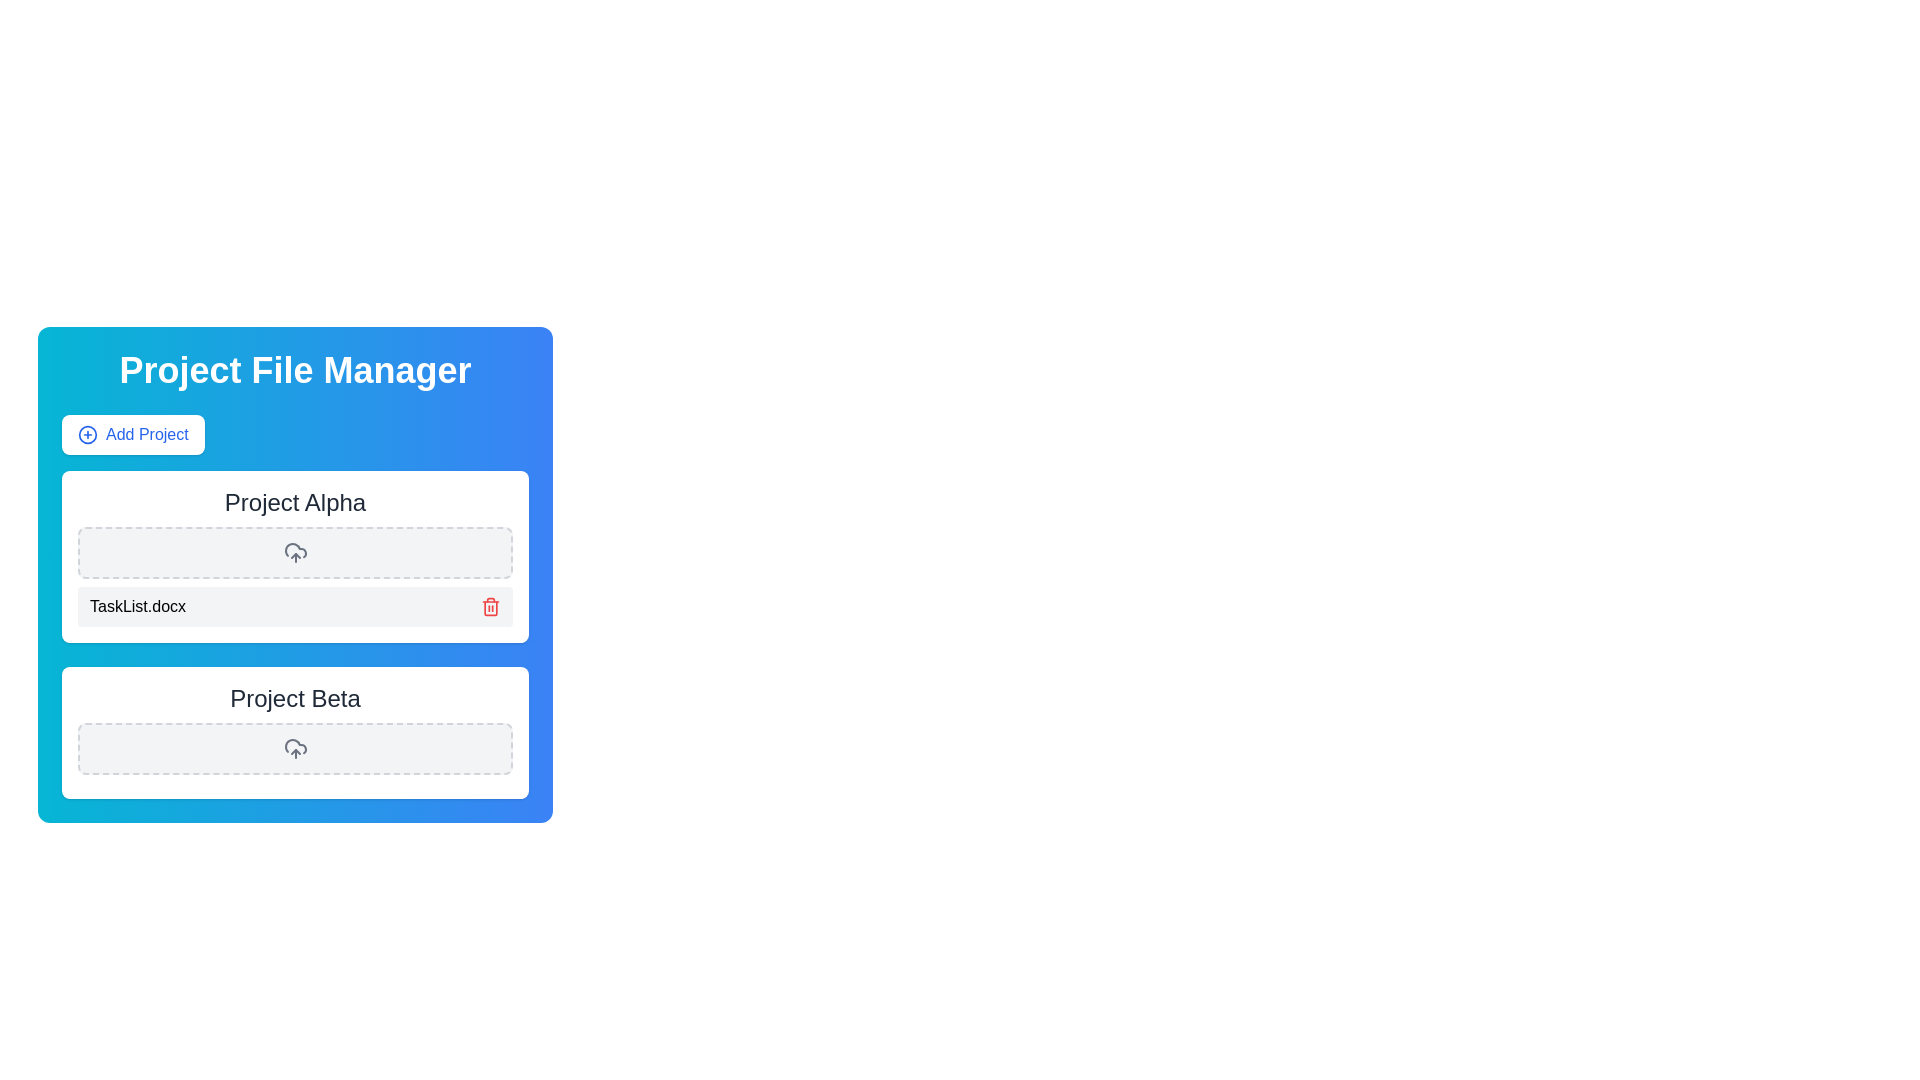  What do you see at coordinates (294, 748) in the screenshot?
I see `the central icon of the File upload area in the 'Project Beta' section` at bounding box center [294, 748].